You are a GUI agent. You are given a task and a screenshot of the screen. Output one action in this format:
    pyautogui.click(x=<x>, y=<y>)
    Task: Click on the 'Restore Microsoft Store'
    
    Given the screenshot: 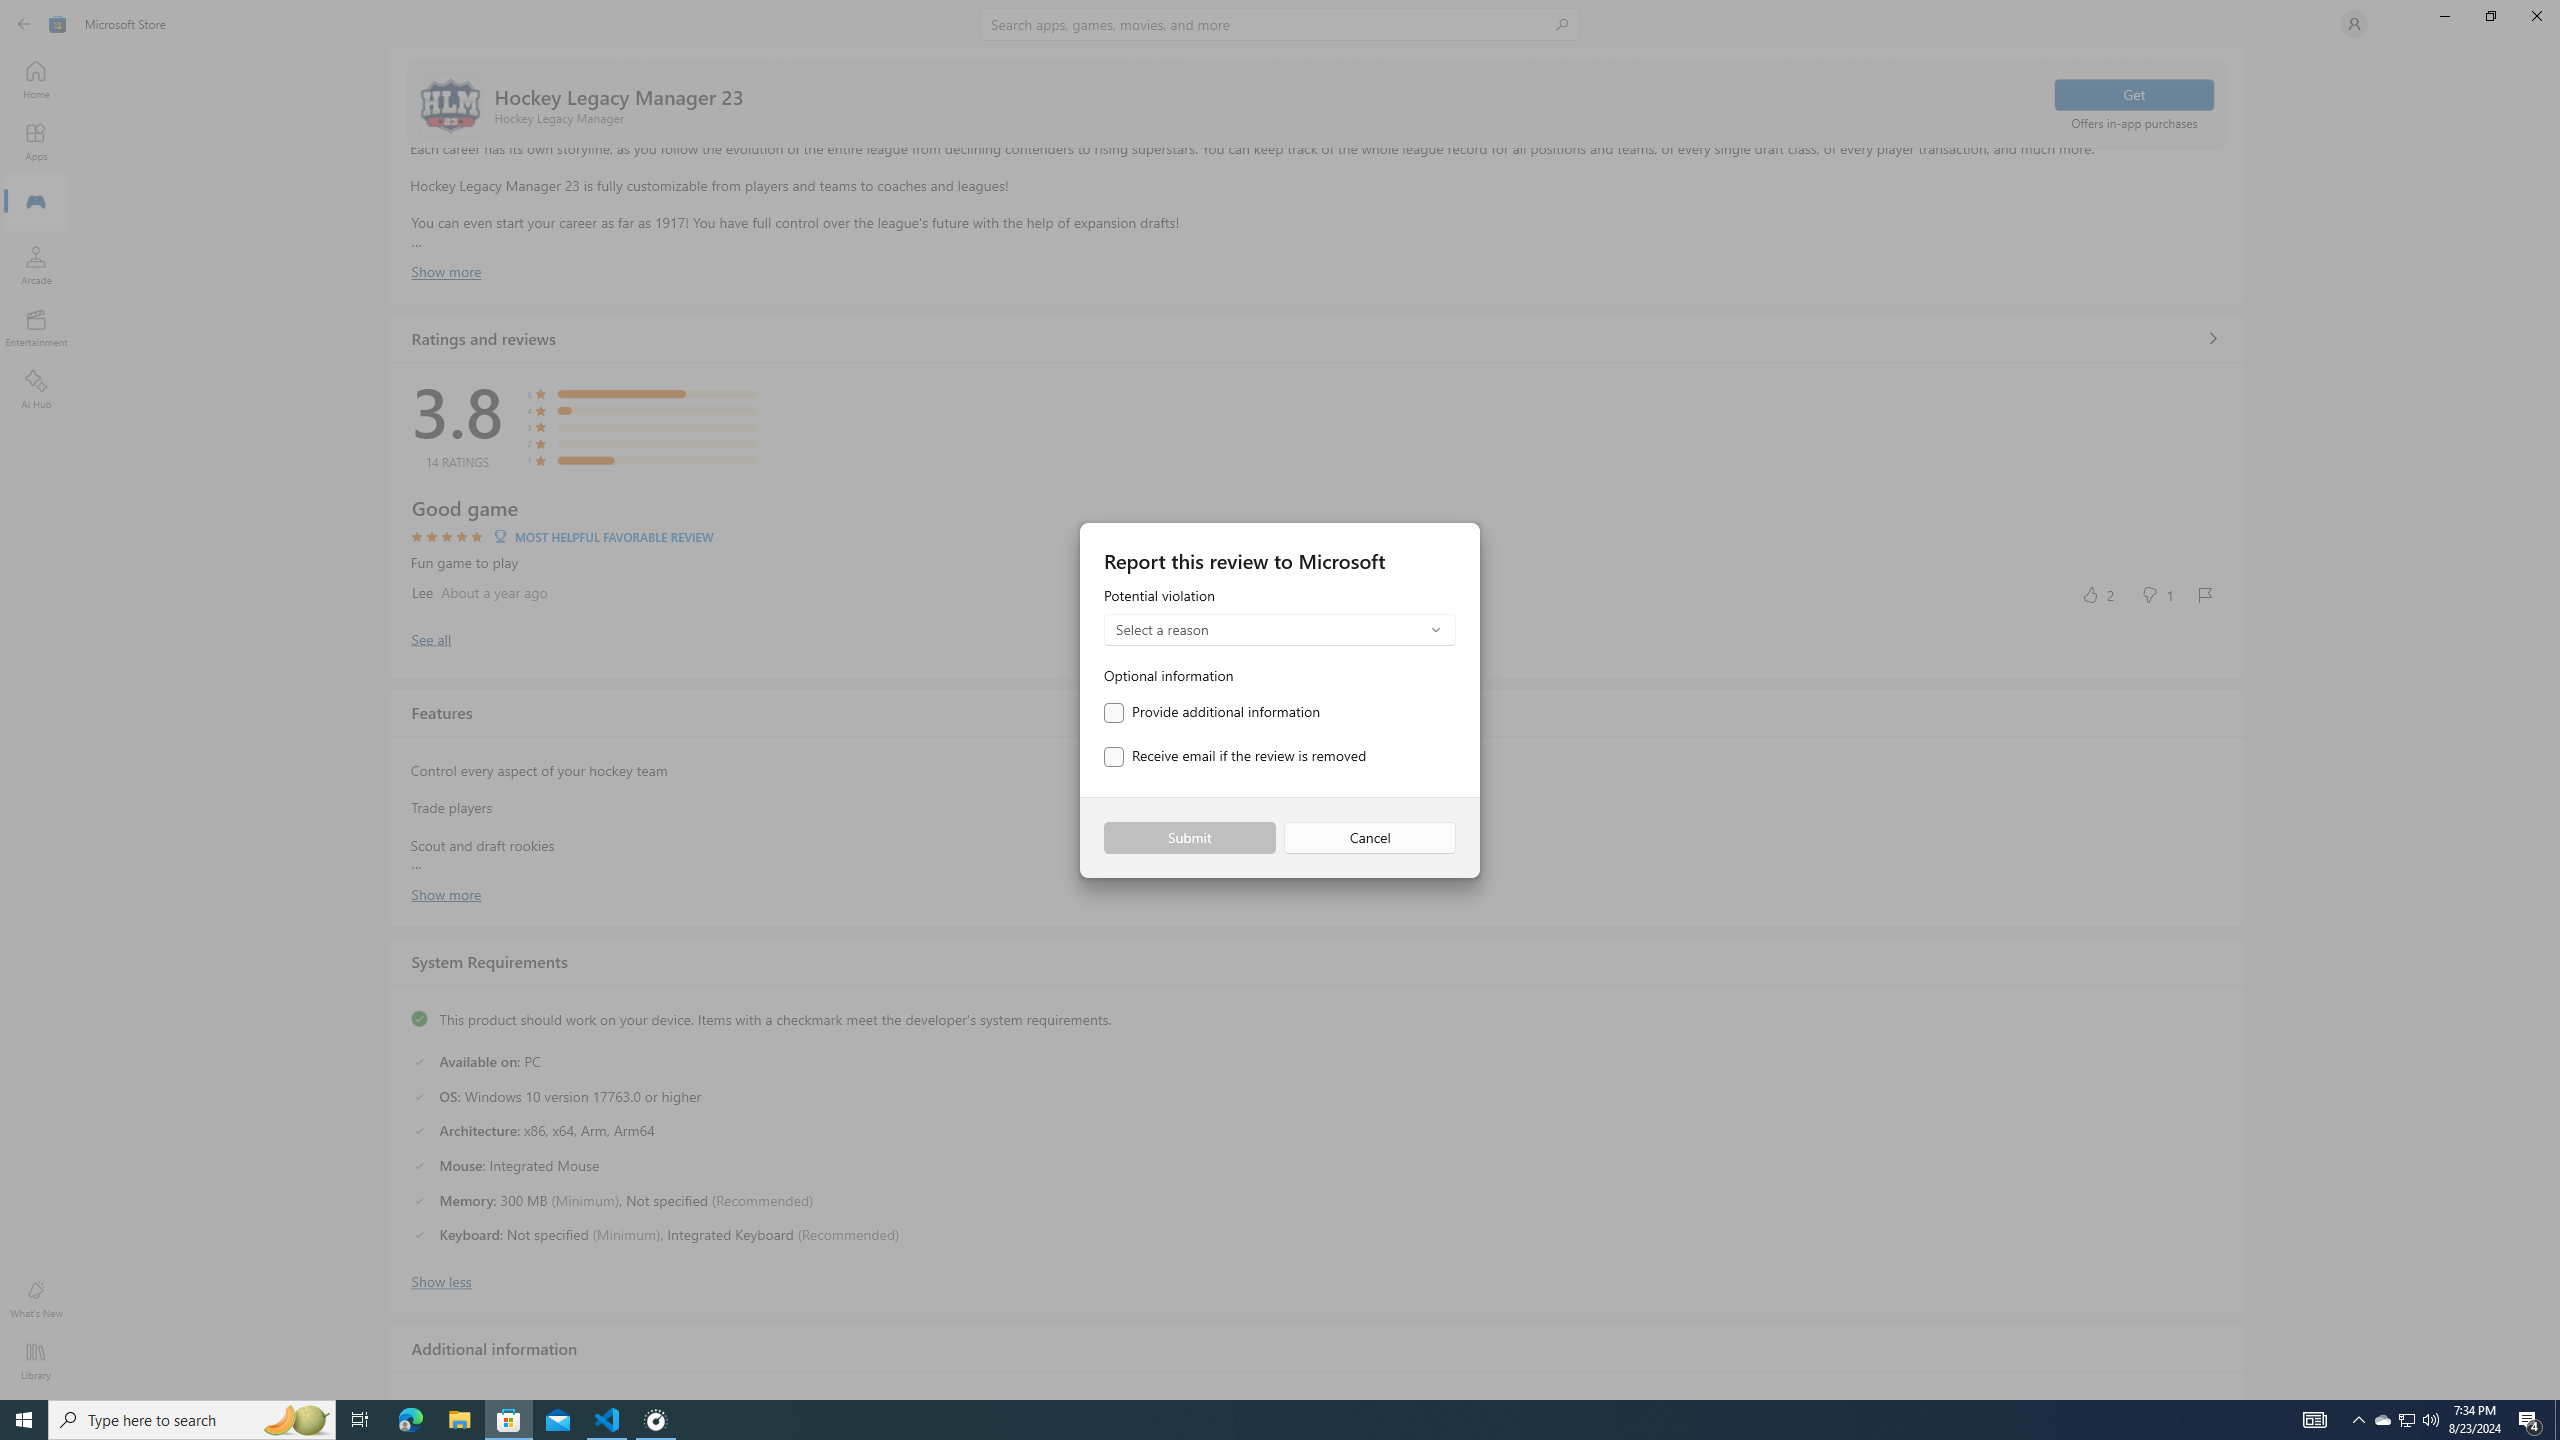 What is the action you would take?
    pyautogui.click(x=2490, y=15)
    